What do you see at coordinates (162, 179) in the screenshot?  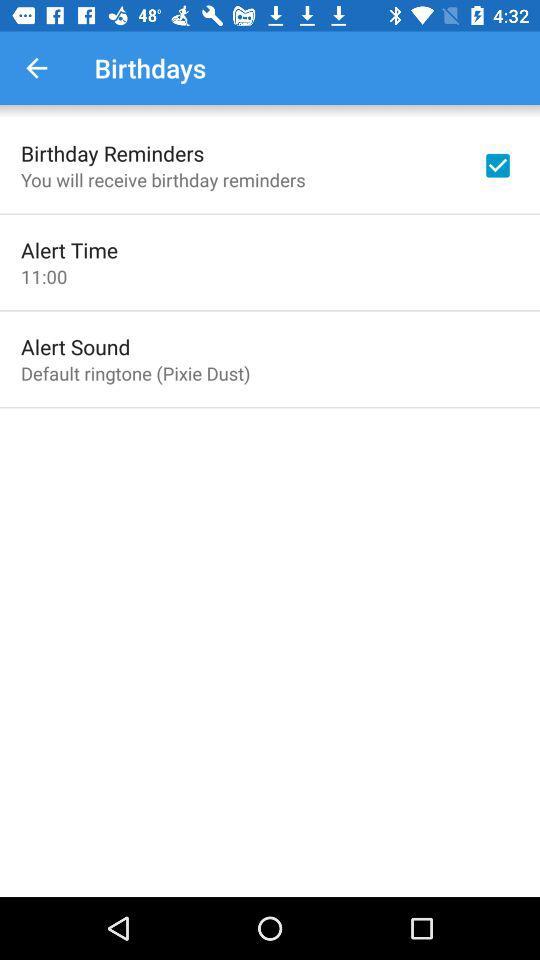 I see `item above alert time` at bounding box center [162, 179].